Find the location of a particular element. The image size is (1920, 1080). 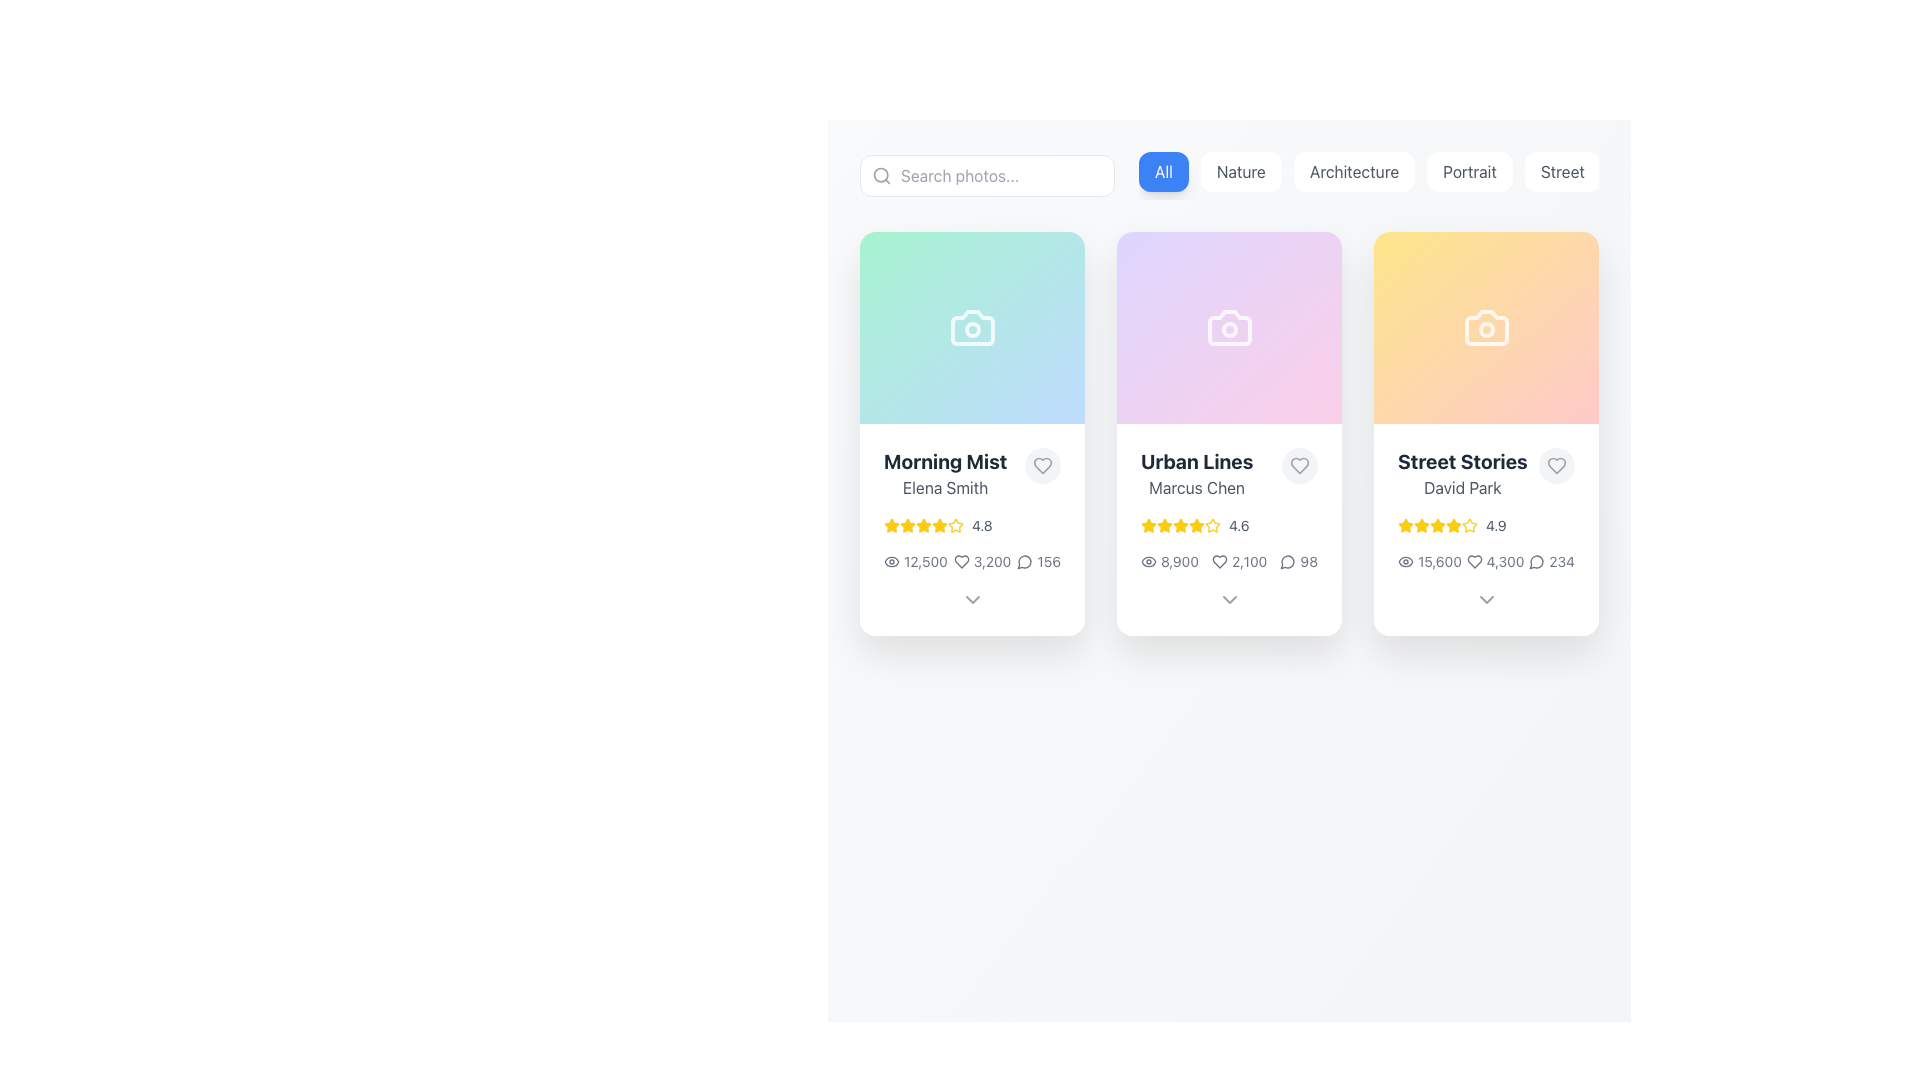

the related link nearby the 'Street Stories' text block, which is the primary title and author text block located inside the third card in a row of three cards is located at coordinates (1462, 474).